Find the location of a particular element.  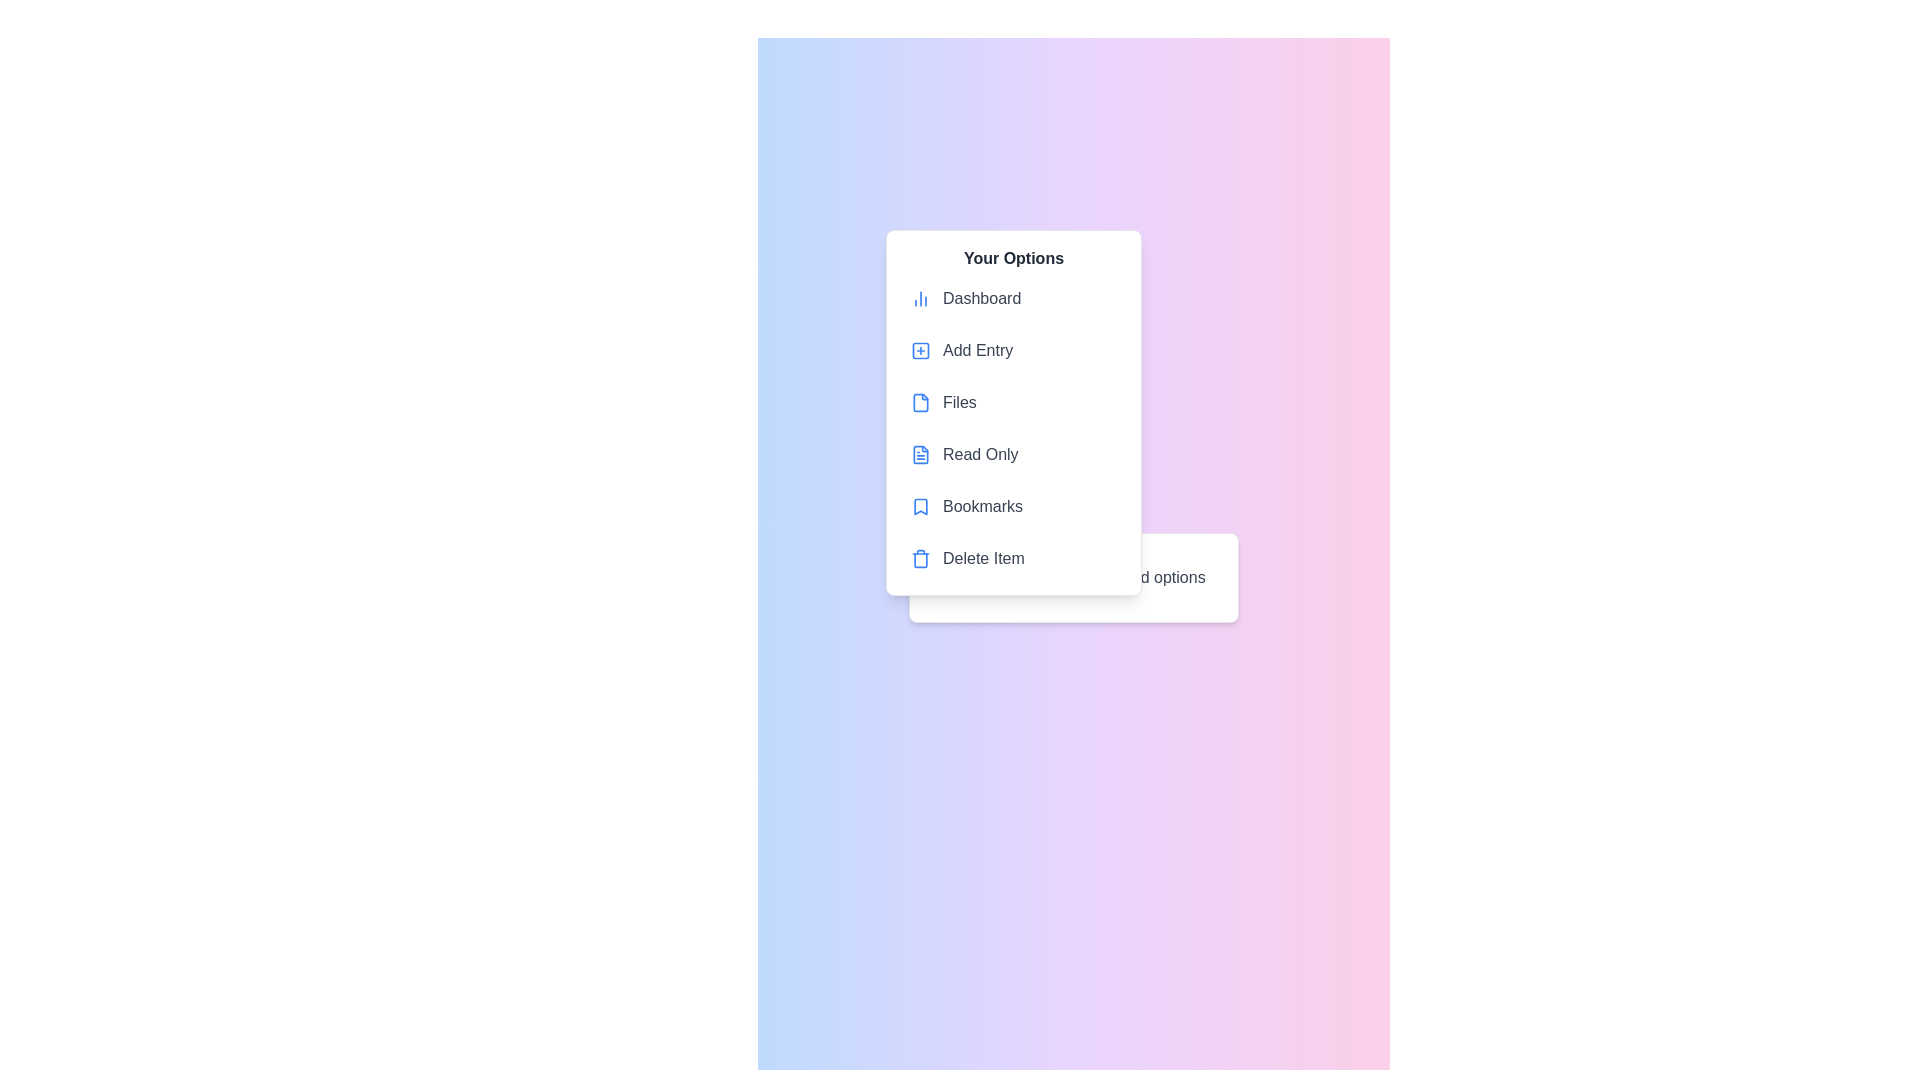

the menu item labeled 'Add Entry' in the context menu is located at coordinates (1013, 350).